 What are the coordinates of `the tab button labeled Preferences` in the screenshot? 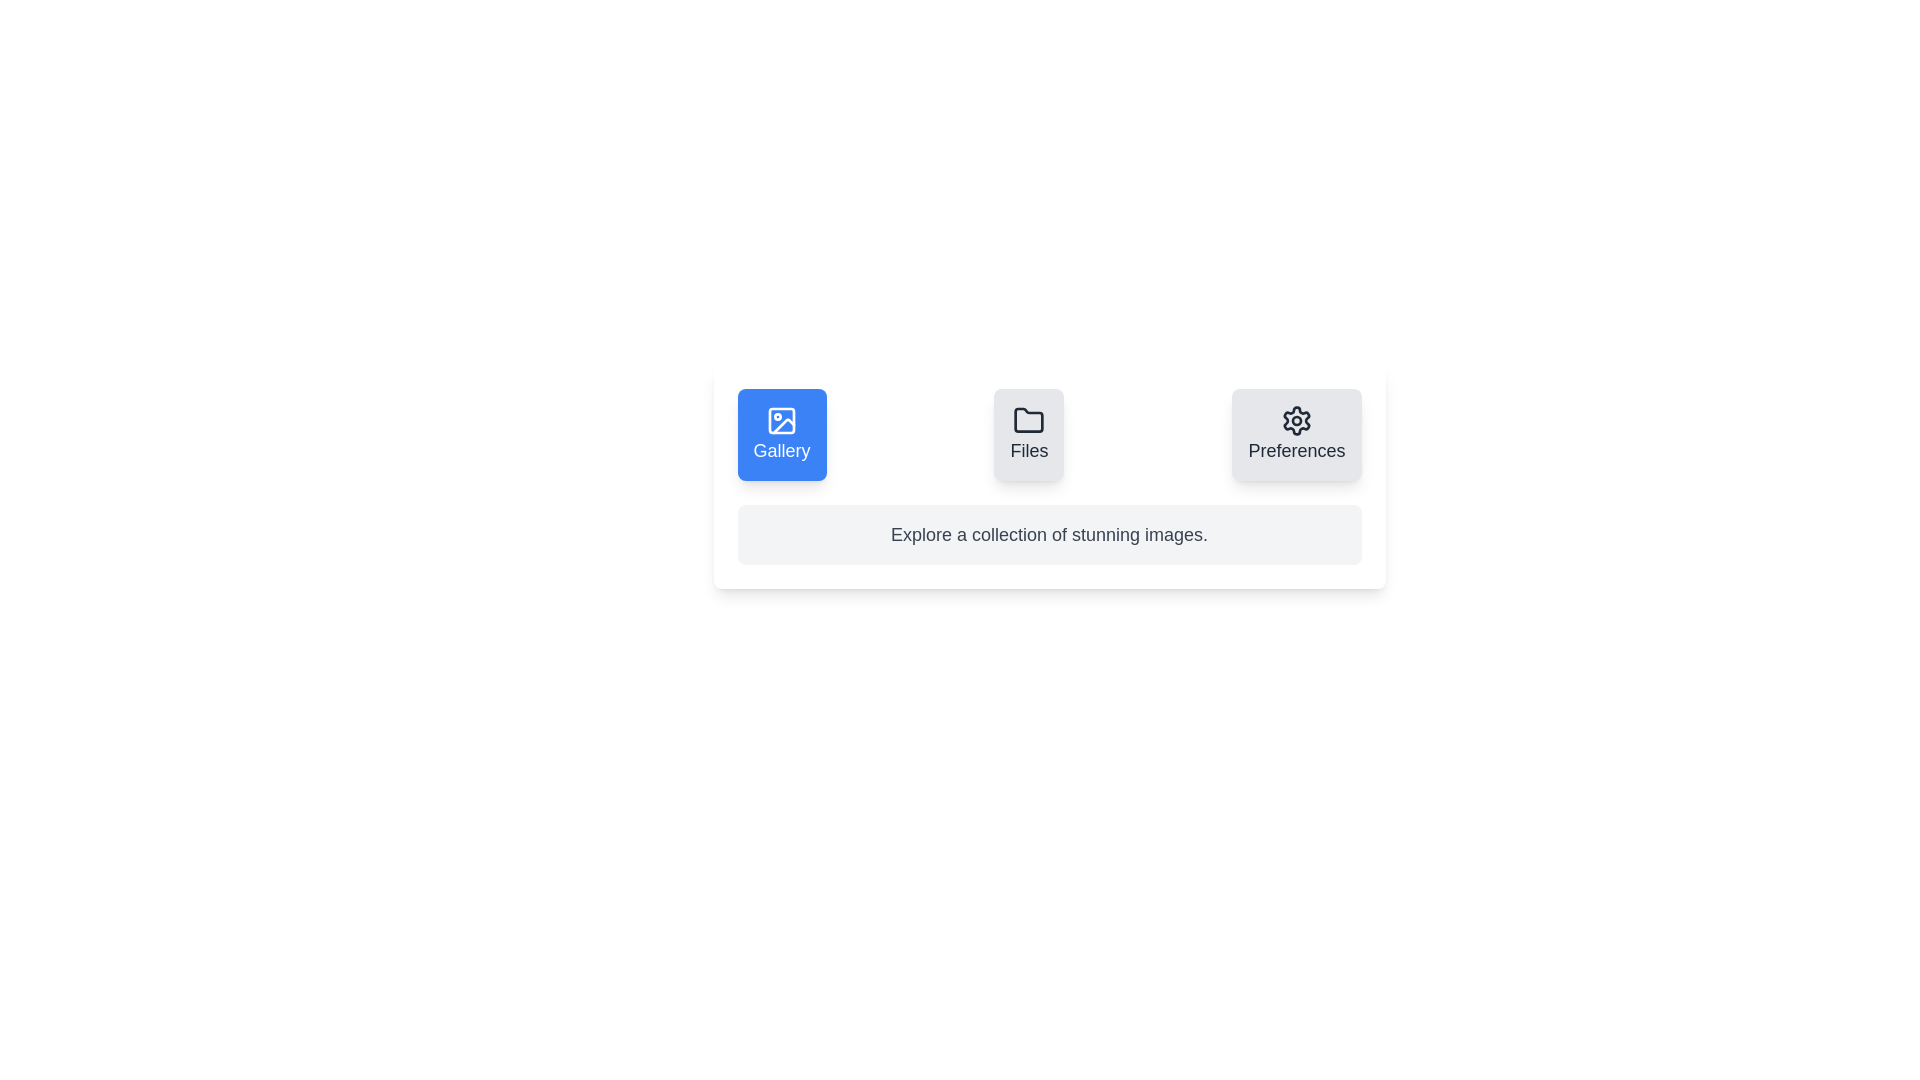 It's located at (1296, 434).